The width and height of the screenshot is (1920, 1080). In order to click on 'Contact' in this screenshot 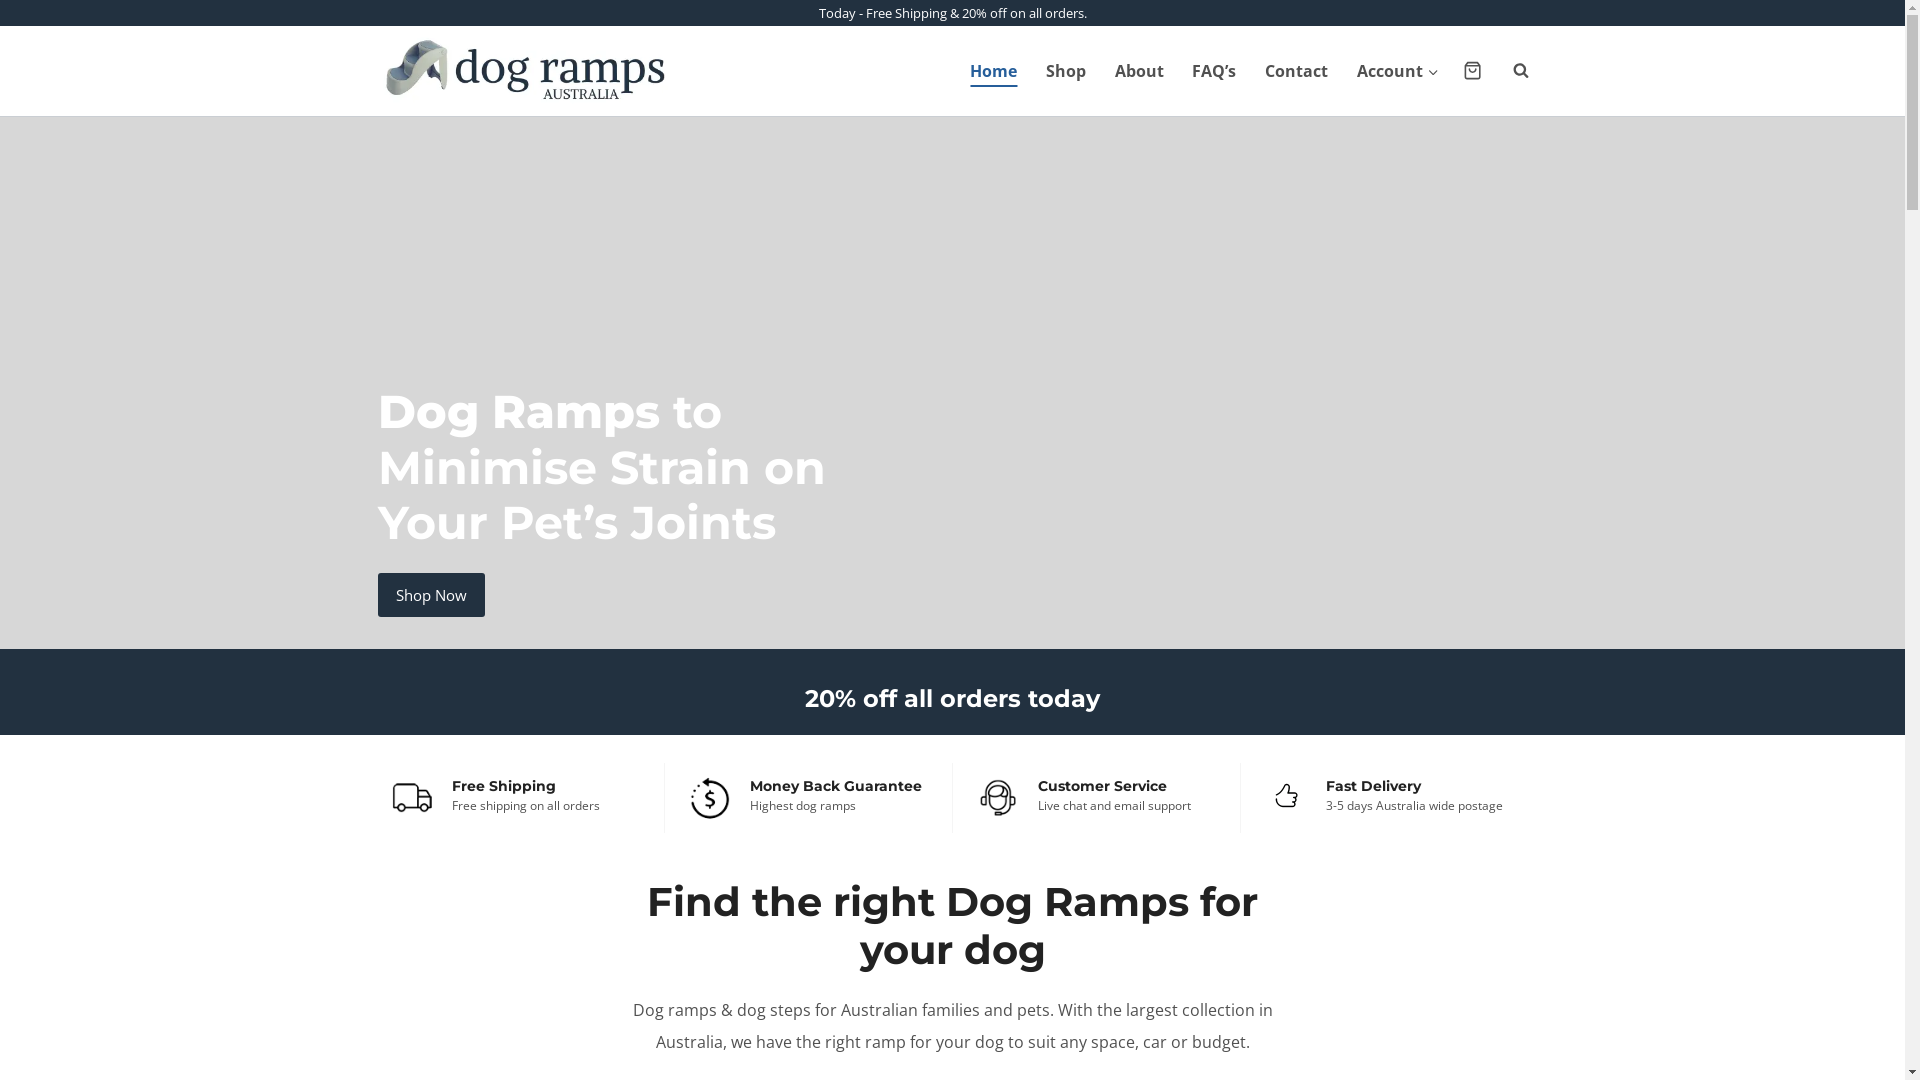, I will do `click(1296, 69)`.